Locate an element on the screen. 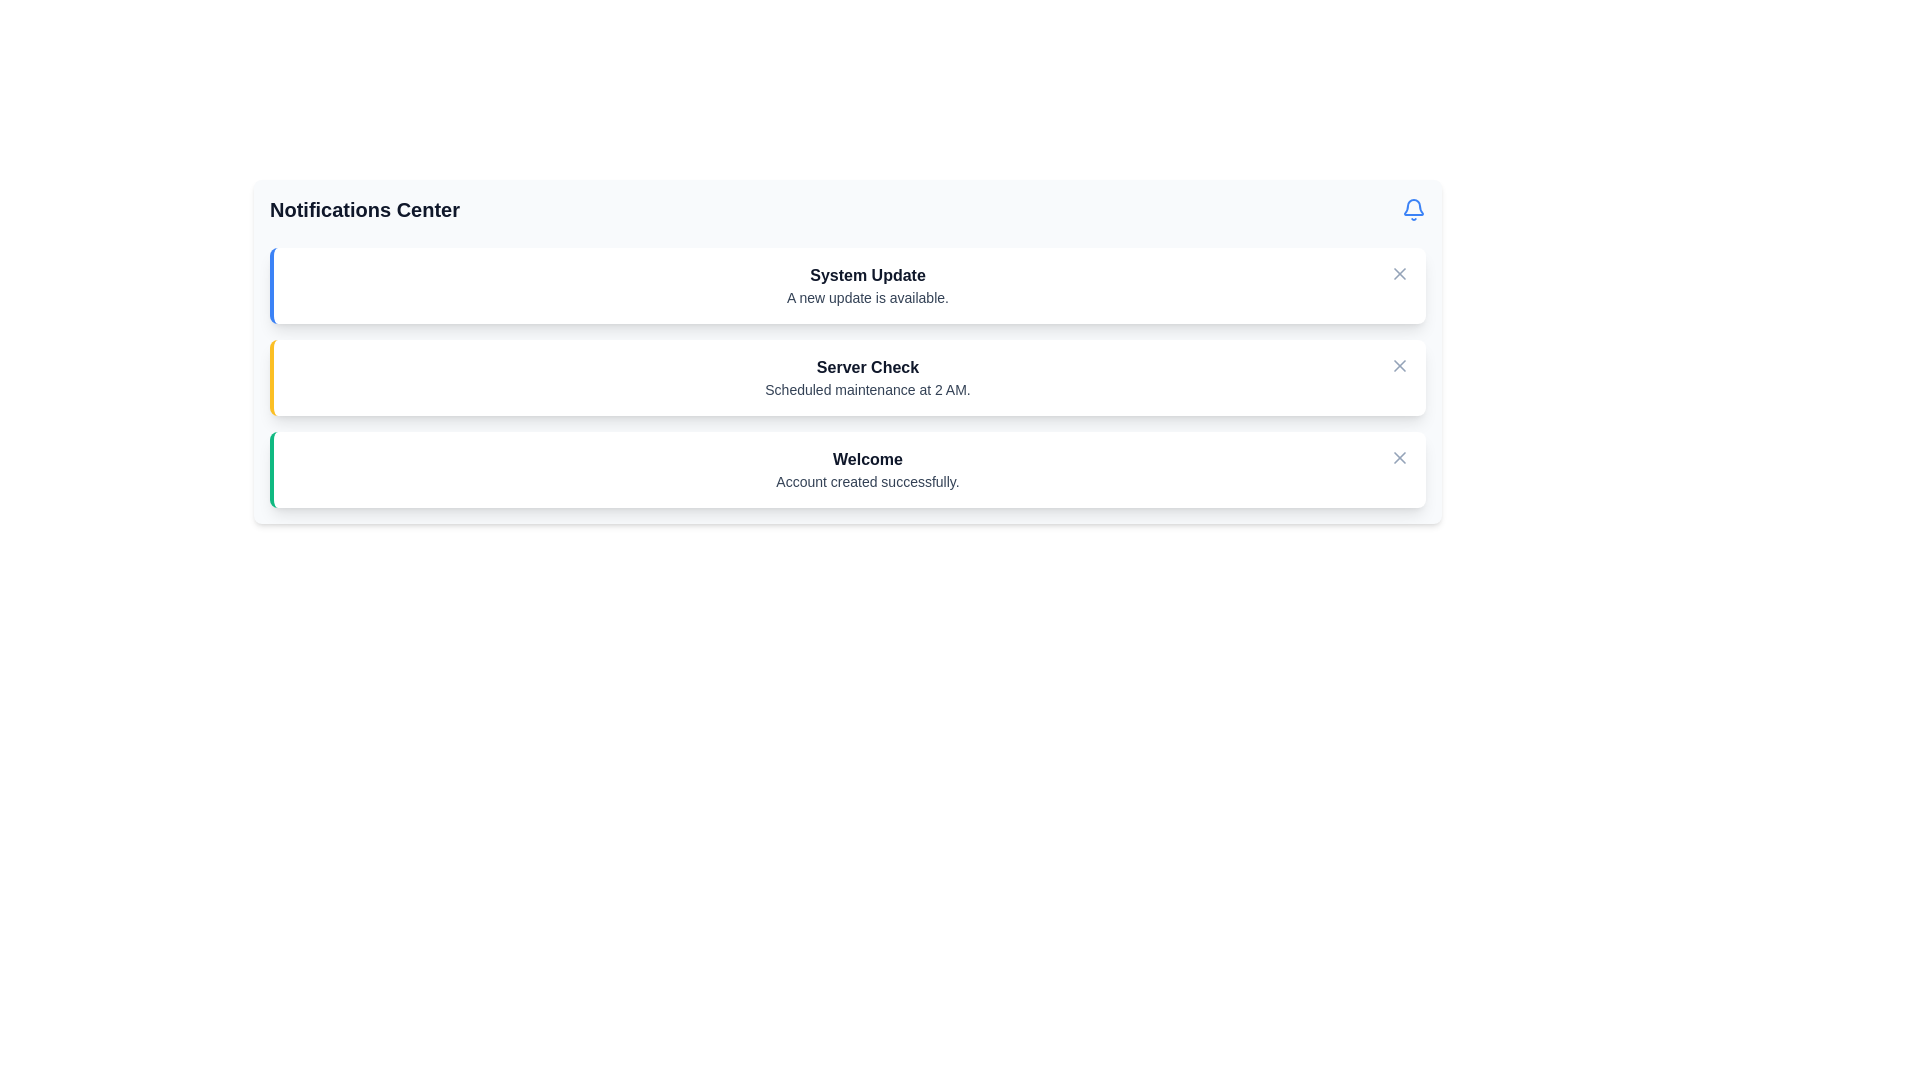 The height and width of the screenshot is (1080, 1920). the small circular shape representing a node in the SVG graphic within the first notification entry of the Notifications Center is located at coordinates (309, 284).